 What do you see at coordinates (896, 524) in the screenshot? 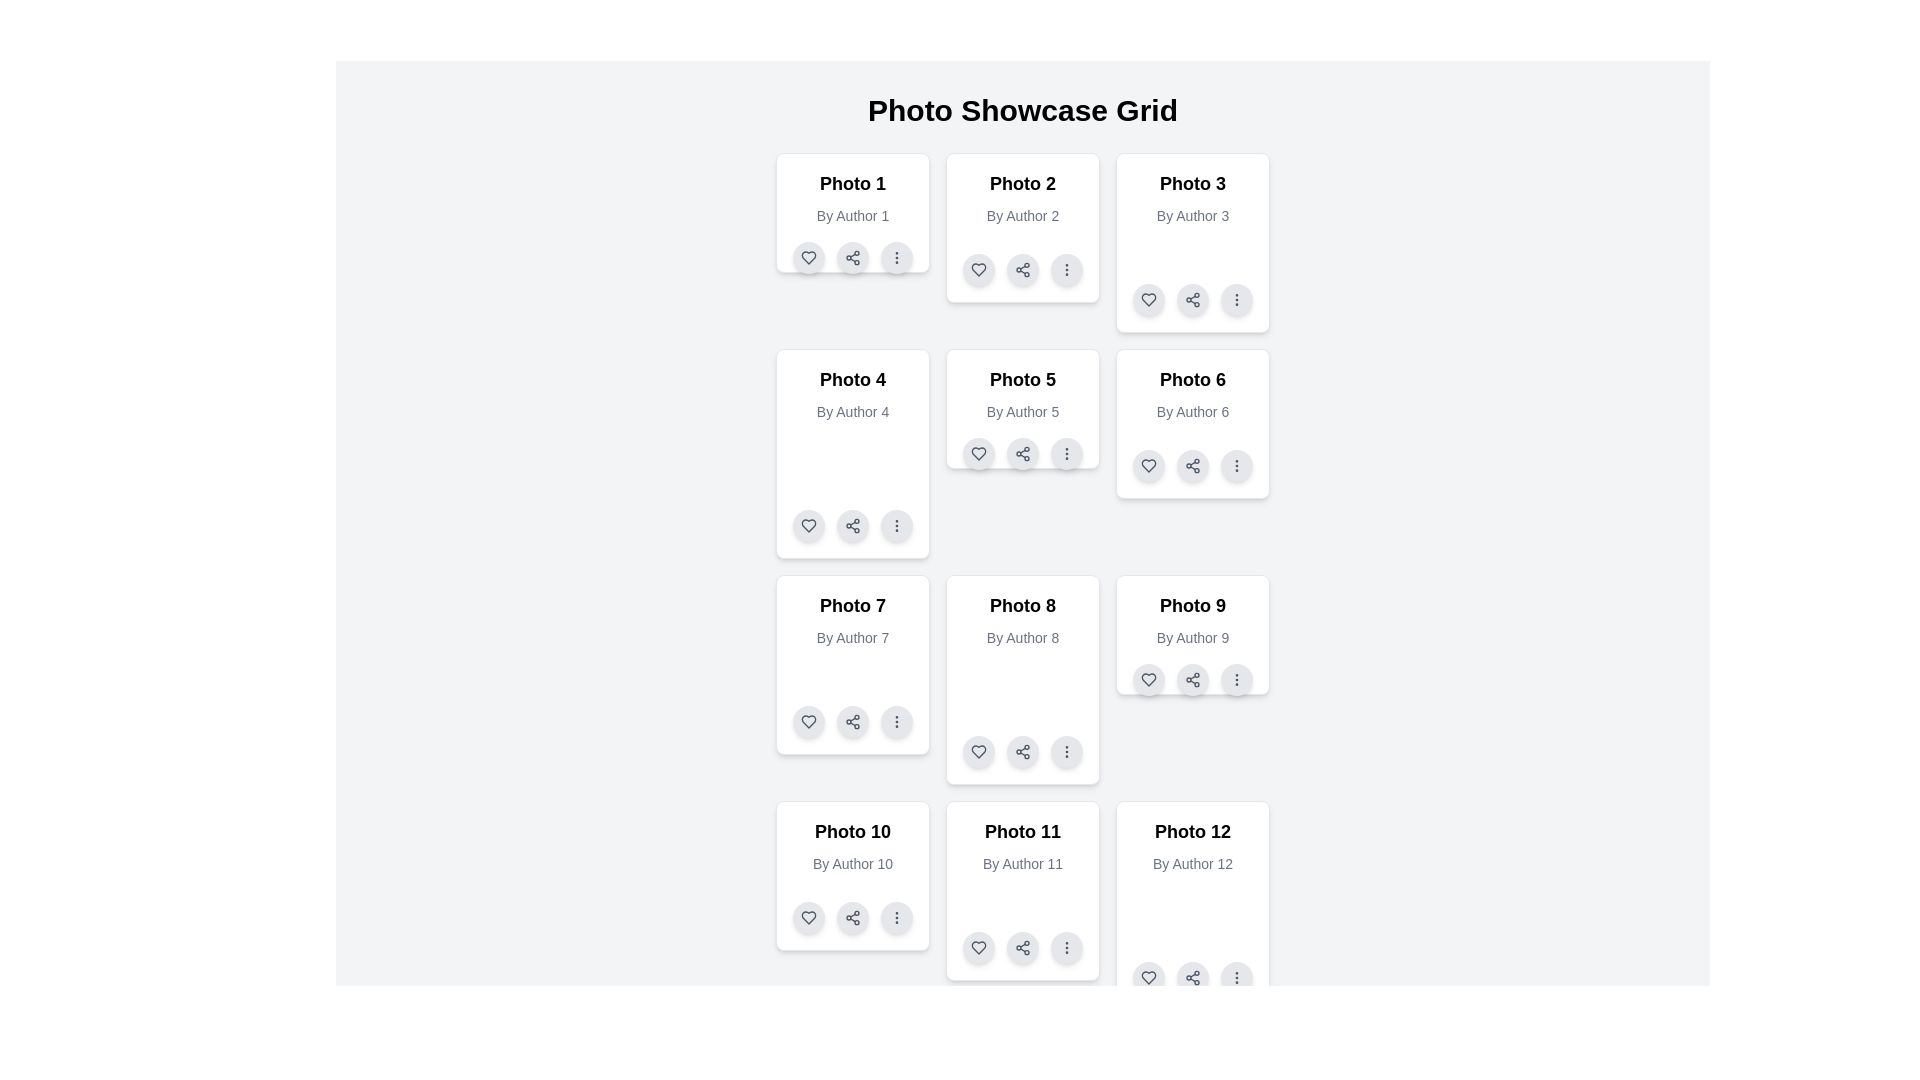
I see `the small circular button with a light gray background and a vertical ellipsis icon at the center` at bounding box center [896, 524].